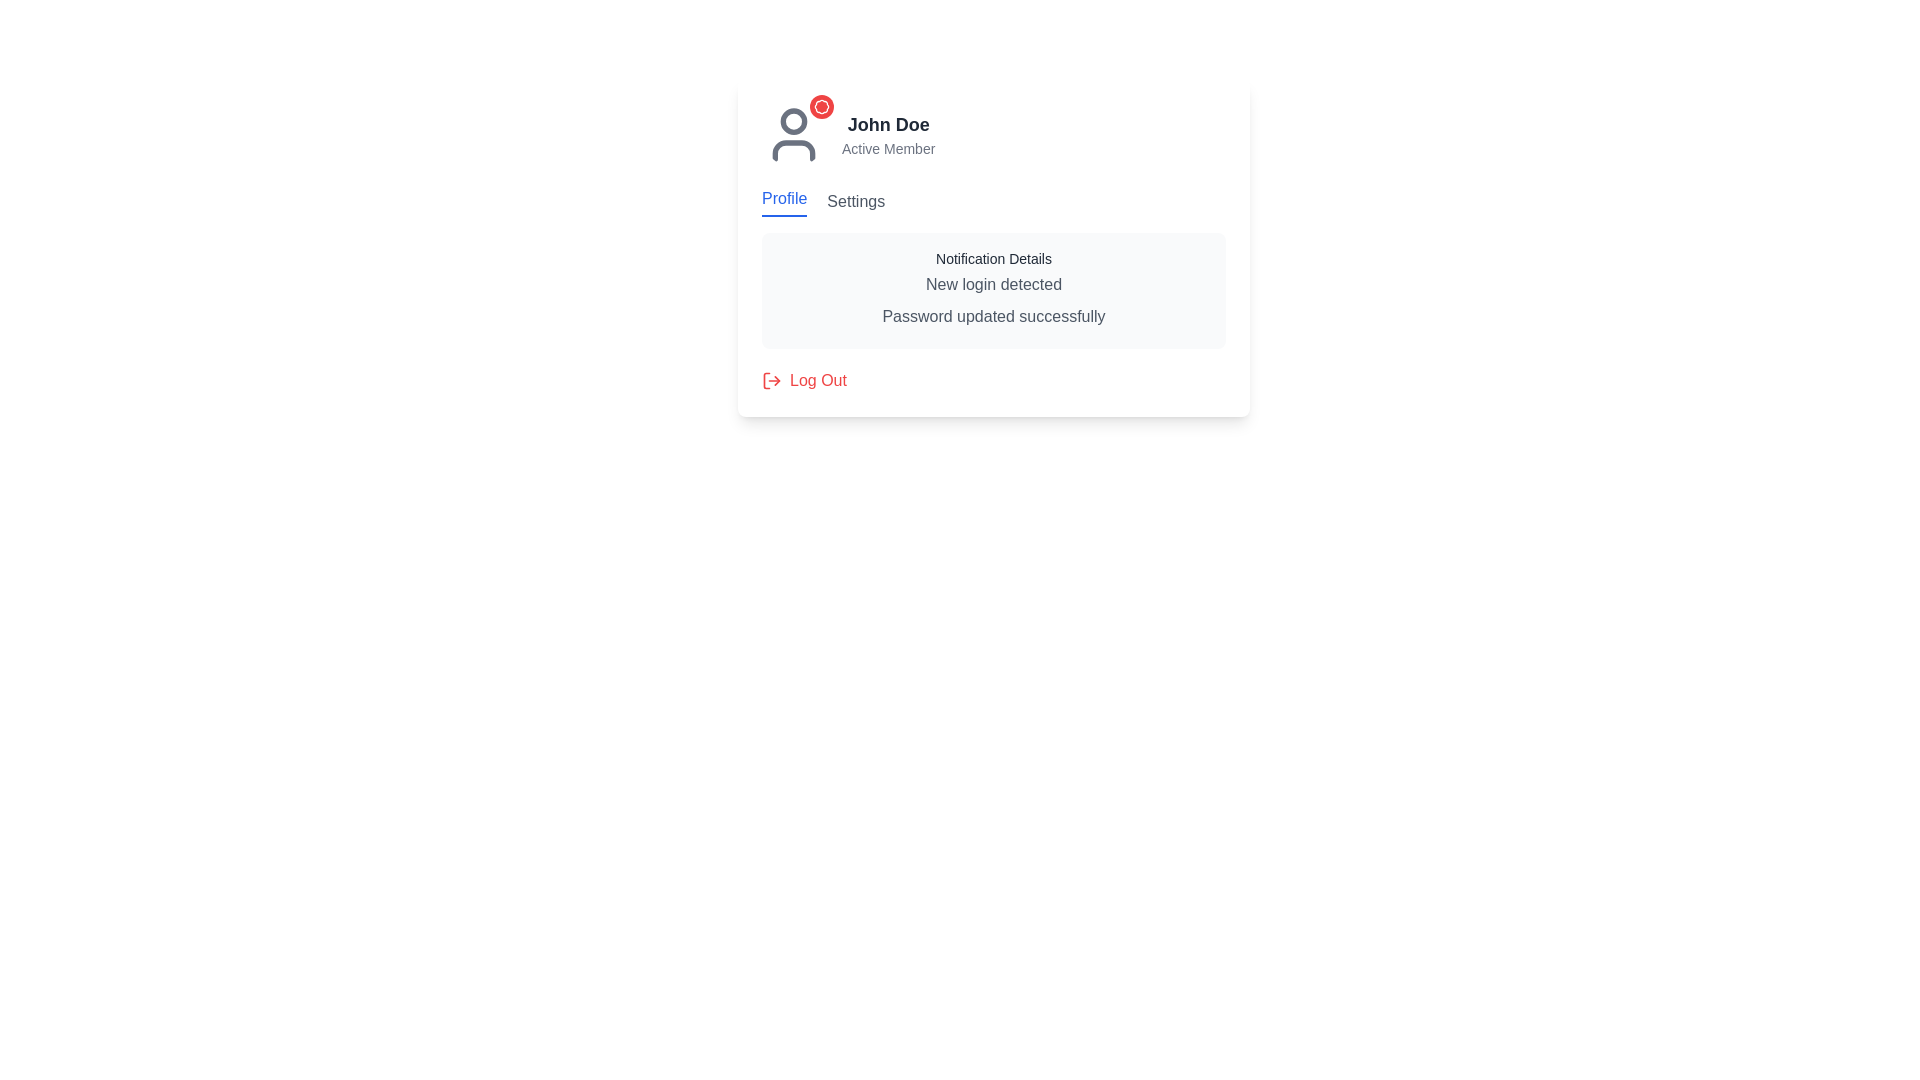 The width and height of the screenshot is (1920, 1080). I want to click on the text block displaying 'New login detected' and 'Password updated successfully', so click(993, 300).